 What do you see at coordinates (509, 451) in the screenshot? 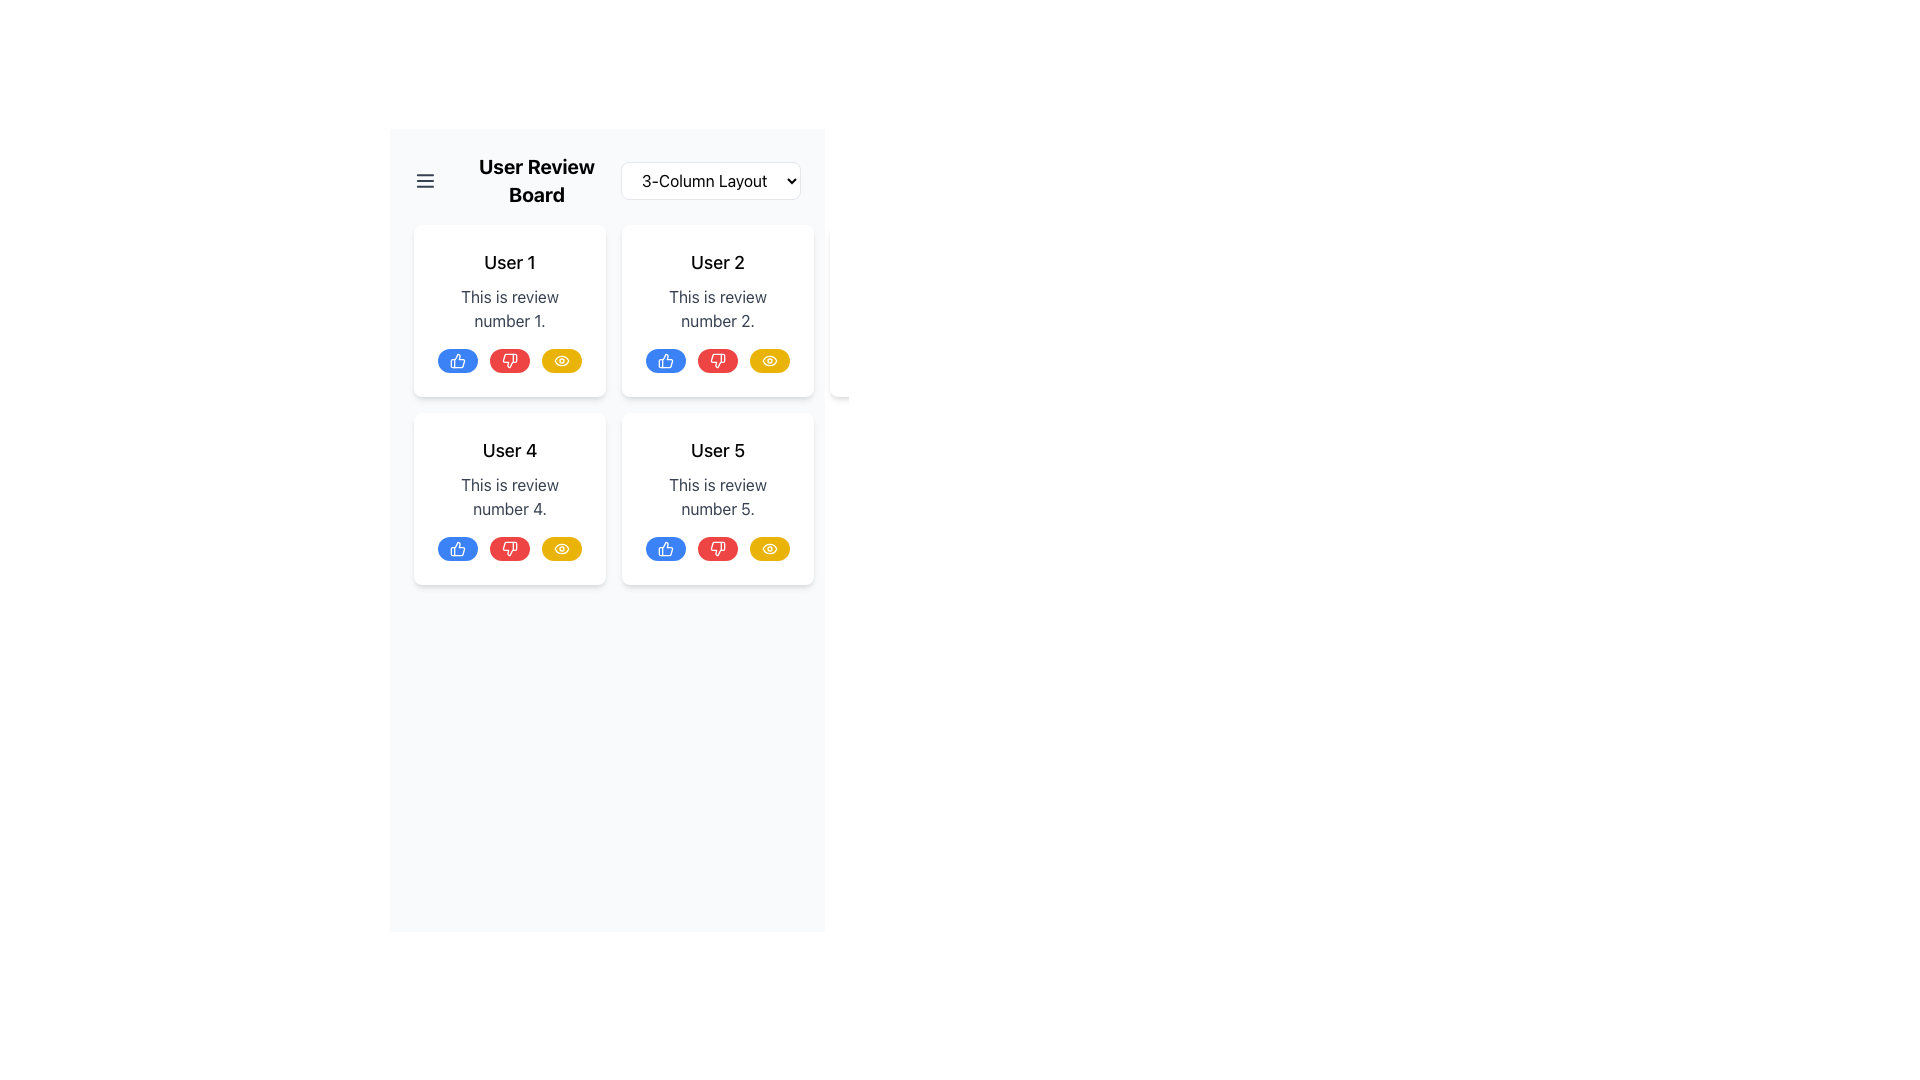
I see `the static text element displaying 'User 4', which is located in the bottom-left card of a 3-column layout` at bounding box center [509, 451].